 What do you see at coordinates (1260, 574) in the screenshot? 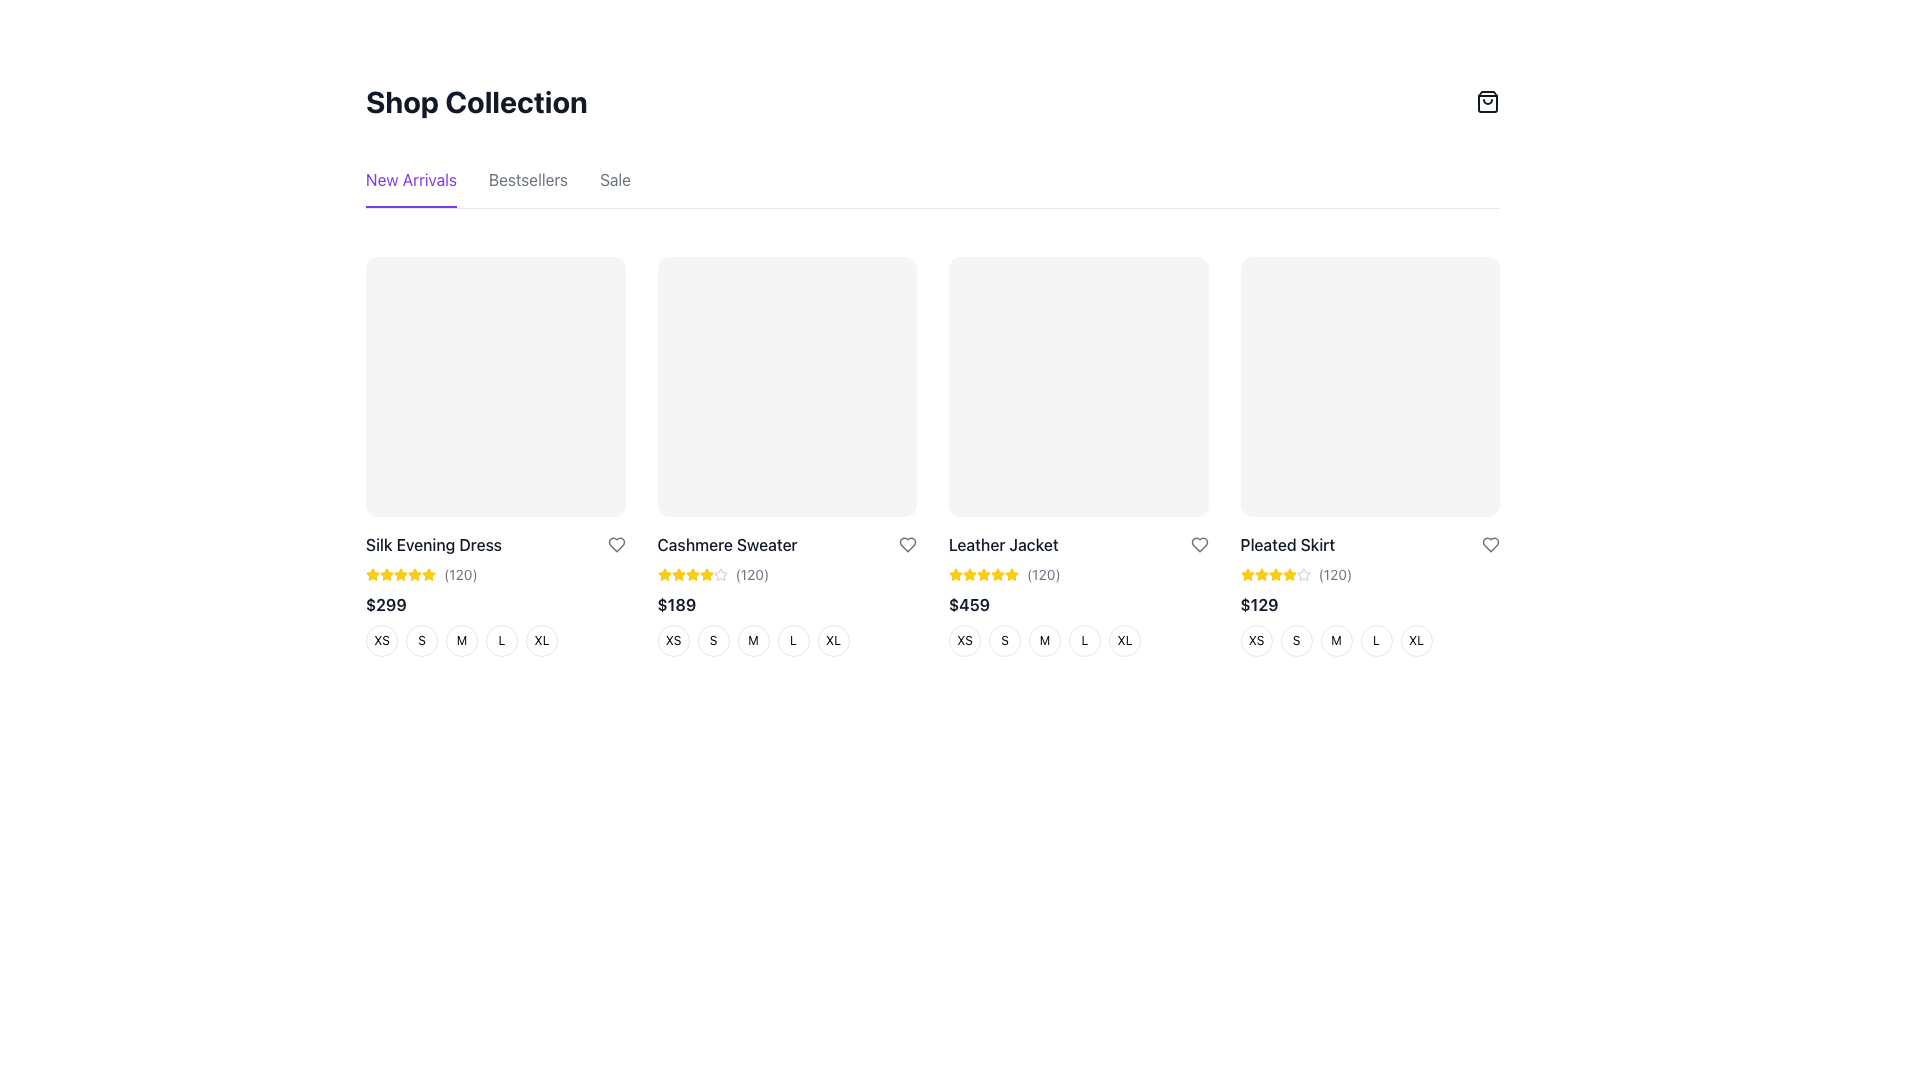
I see `the second star icon in the product rating display for the 'Pleated Skirt', located beneath the product image` at bounding box center [1260, 574].